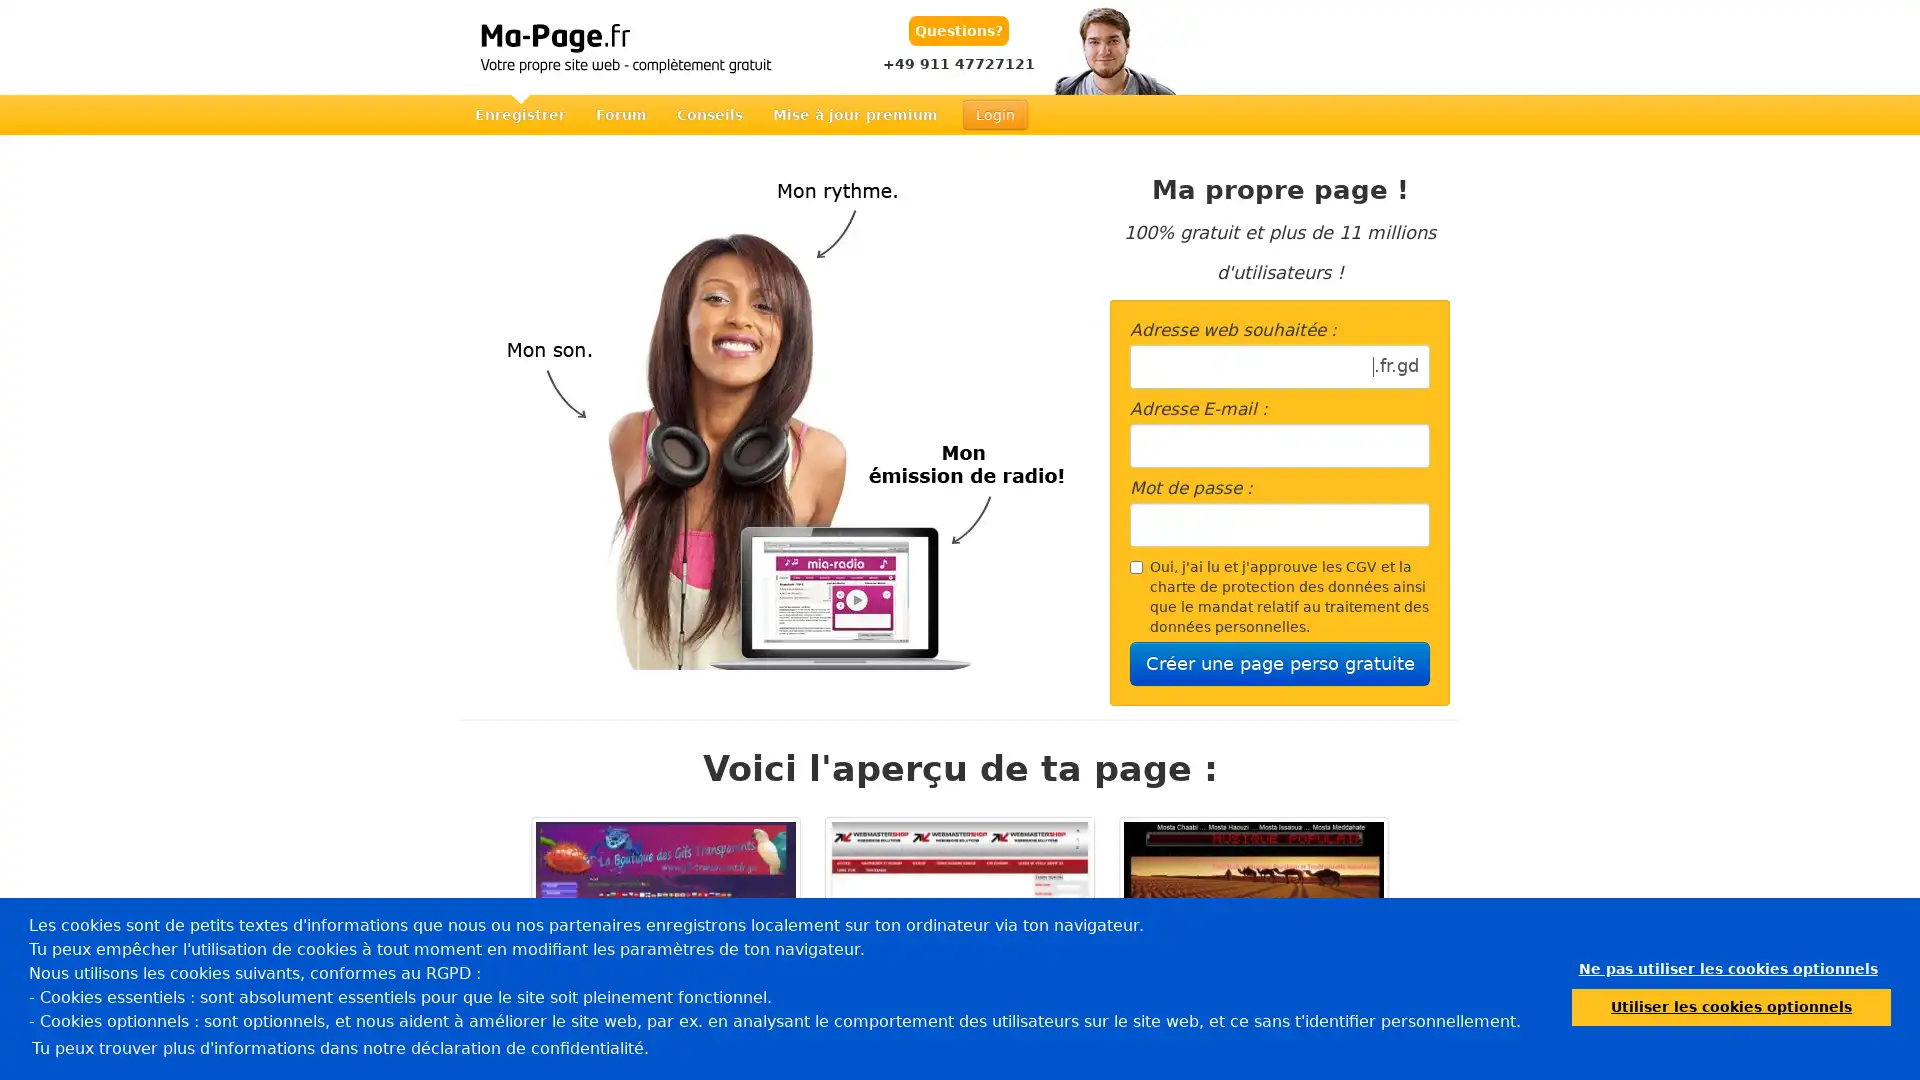 This screenshot has height=1080, width=1920. Describe the element at coordinates (1727, 968) in the screenshot. I see `dismiss cookie message` at that location.